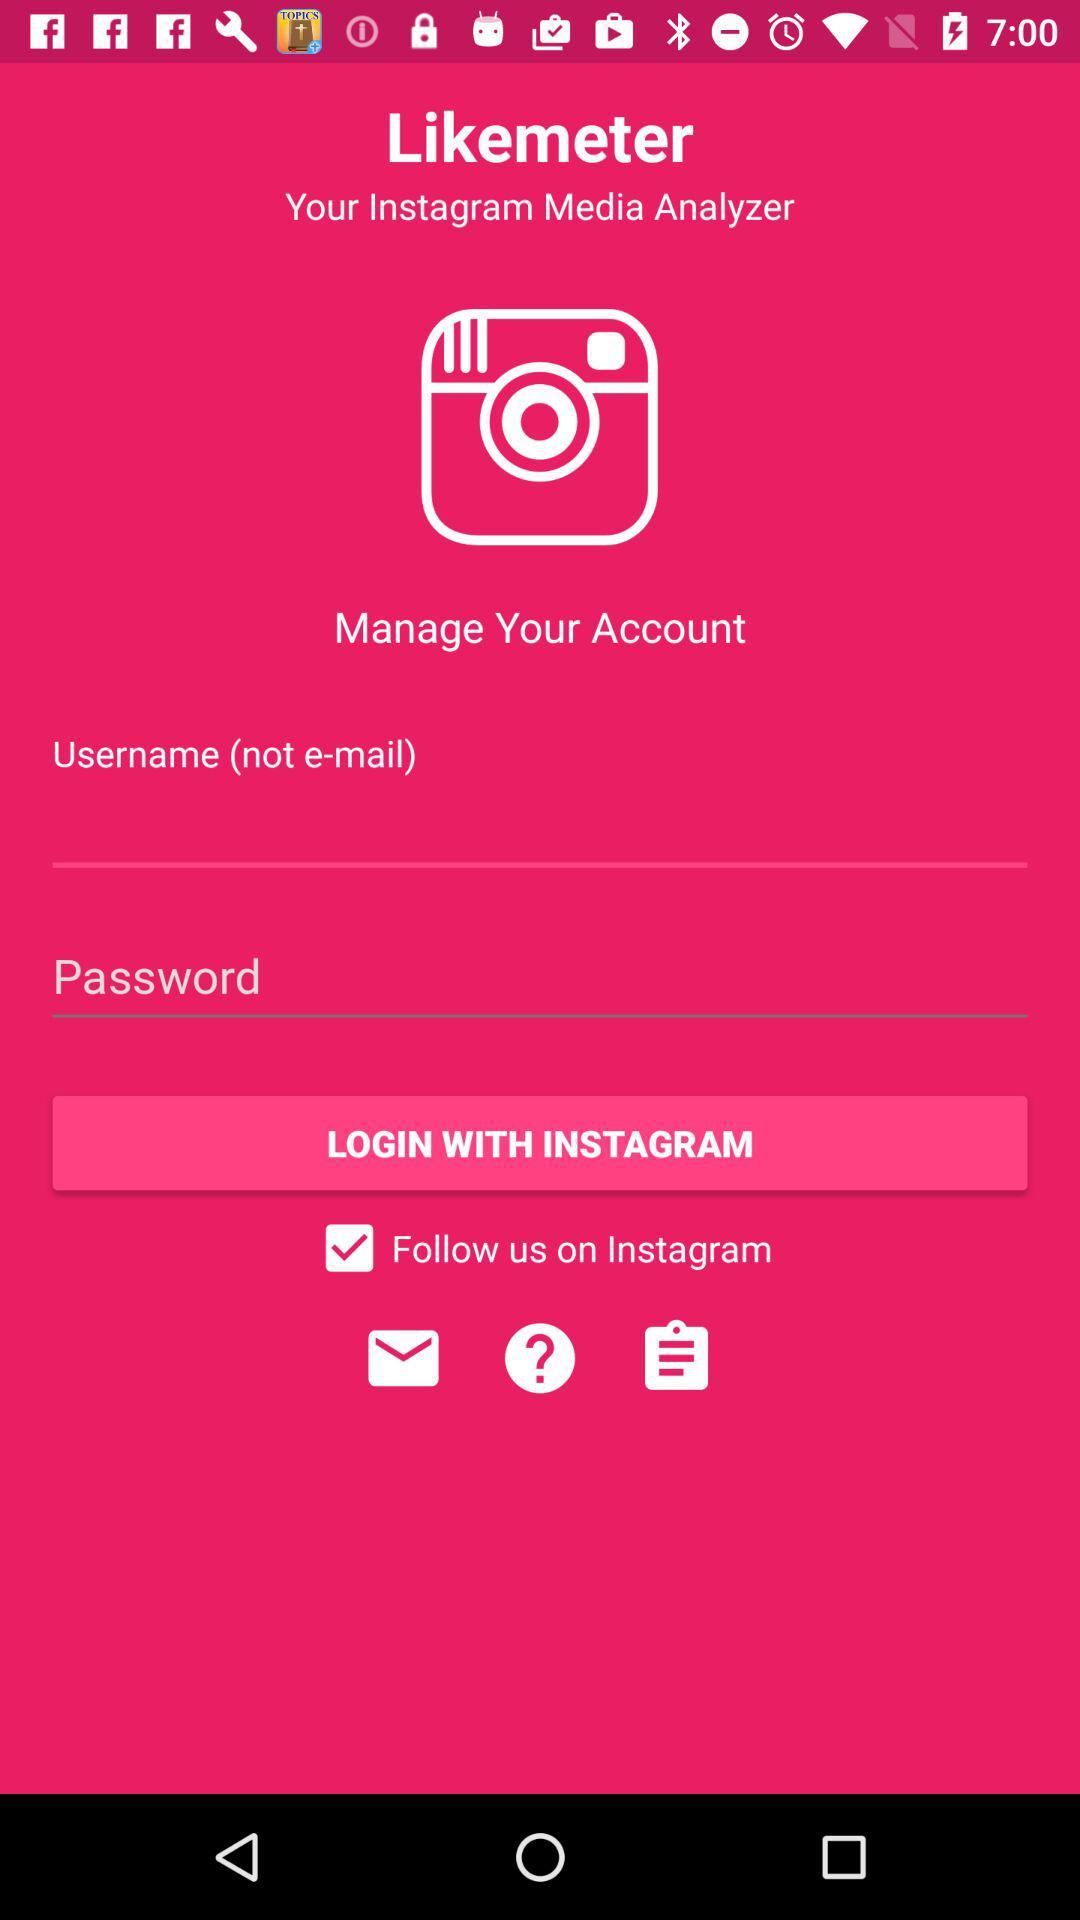  I want to click on icon below follow us on, so click(675, 1358).